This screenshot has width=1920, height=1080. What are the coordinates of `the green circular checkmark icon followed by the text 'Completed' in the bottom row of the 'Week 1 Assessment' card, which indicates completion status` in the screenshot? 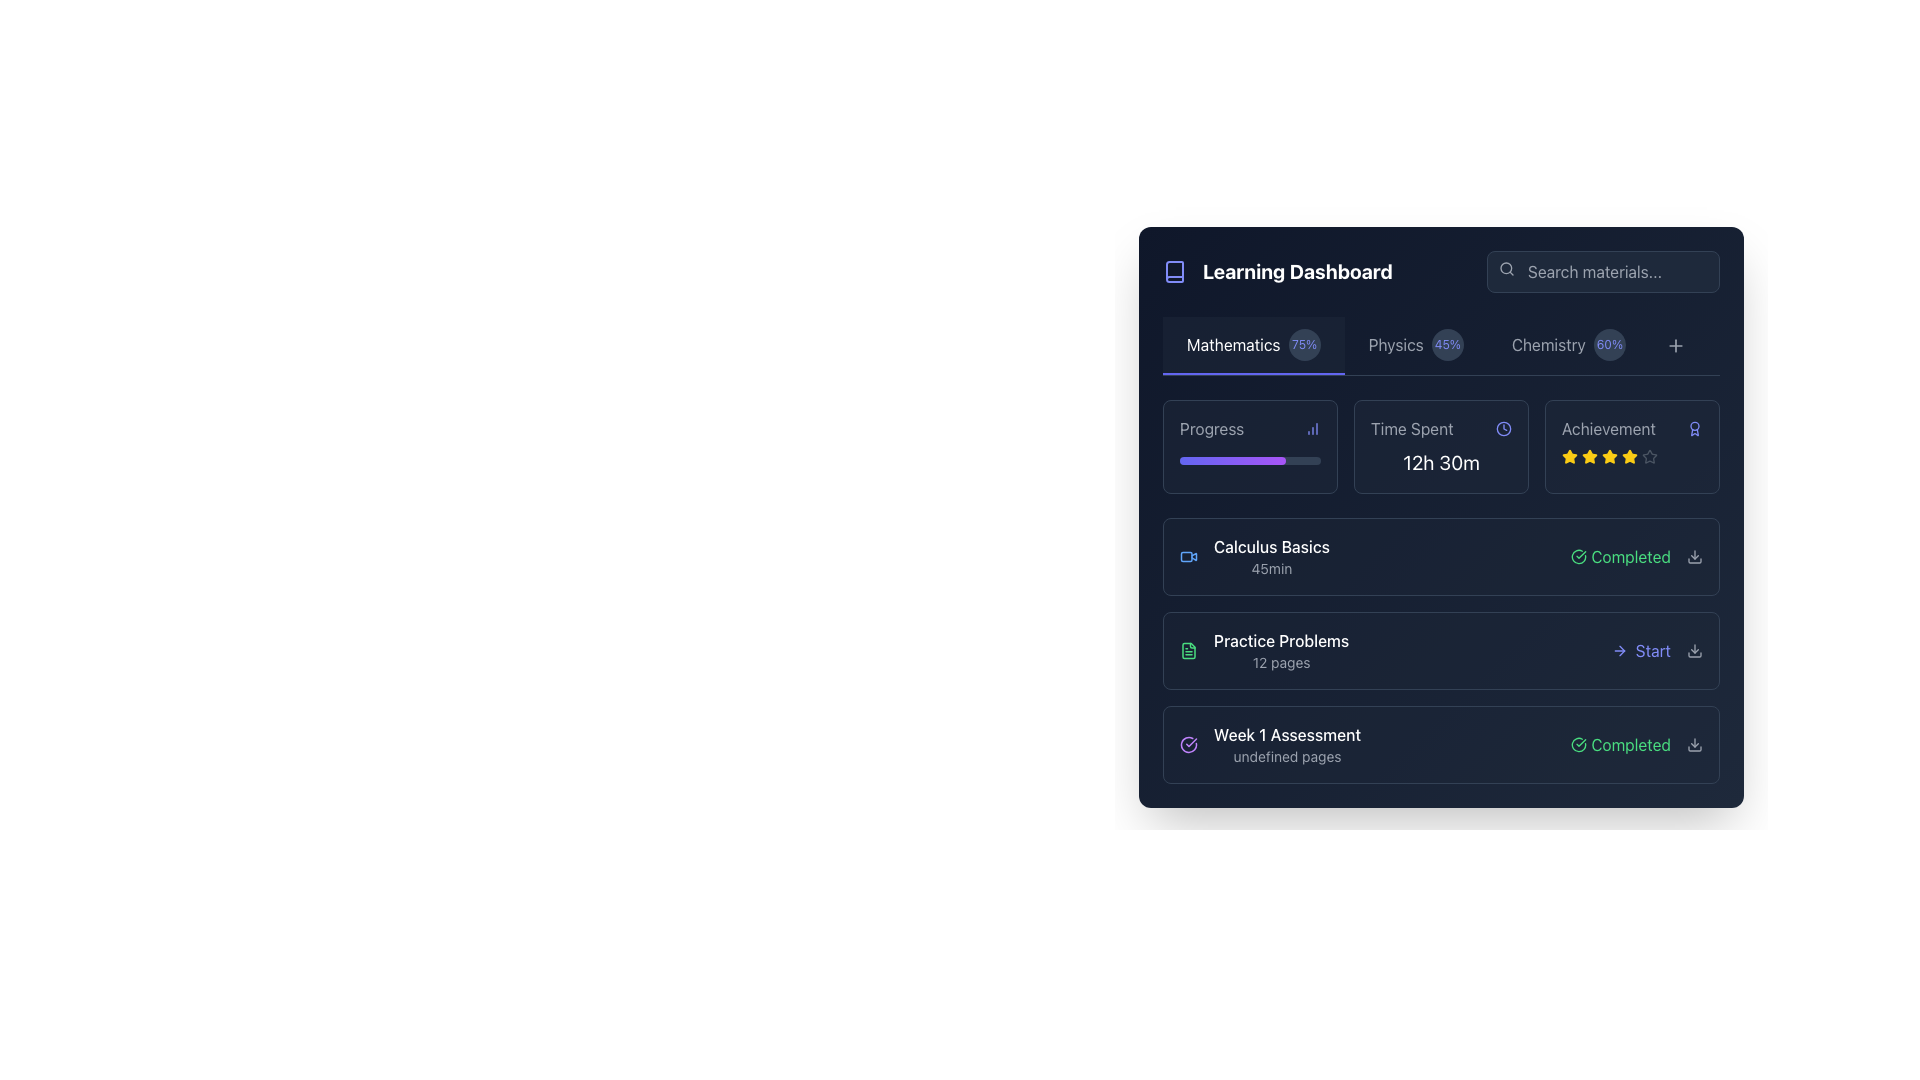 It's located at (1637, 744).